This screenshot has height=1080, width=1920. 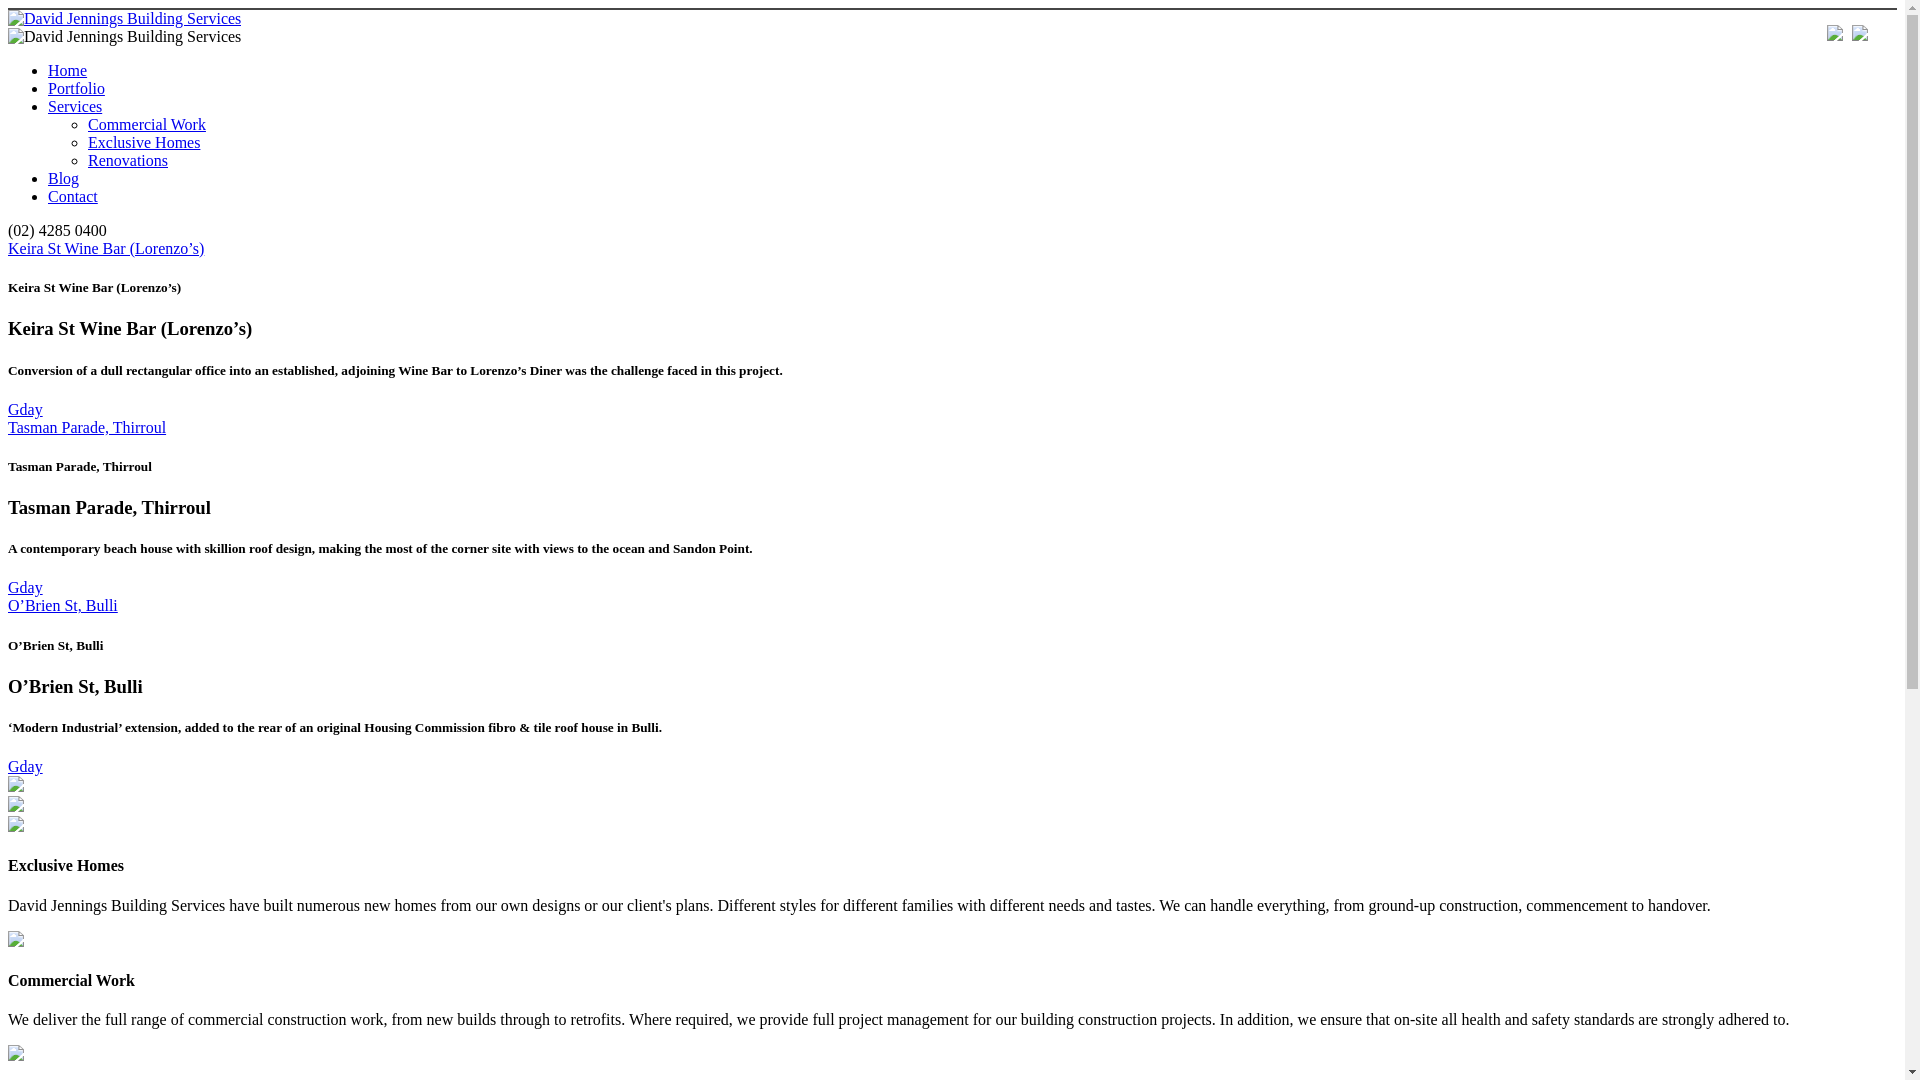 I want to click on 'Tasman Parade, Thirroul', so click(x=85, y=426).